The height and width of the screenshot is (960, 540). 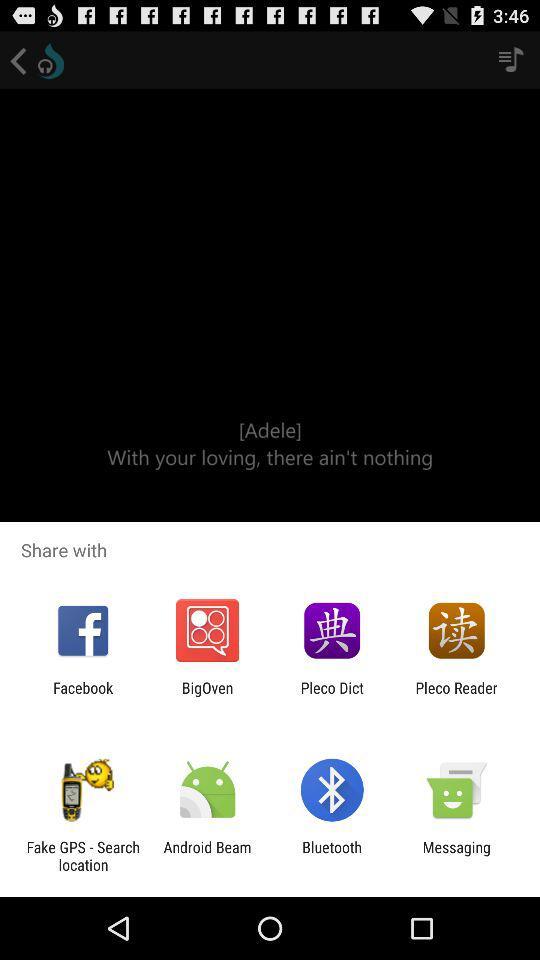 I want to click on icon to the left of pleco dict icon, so click(x=206, y=696).